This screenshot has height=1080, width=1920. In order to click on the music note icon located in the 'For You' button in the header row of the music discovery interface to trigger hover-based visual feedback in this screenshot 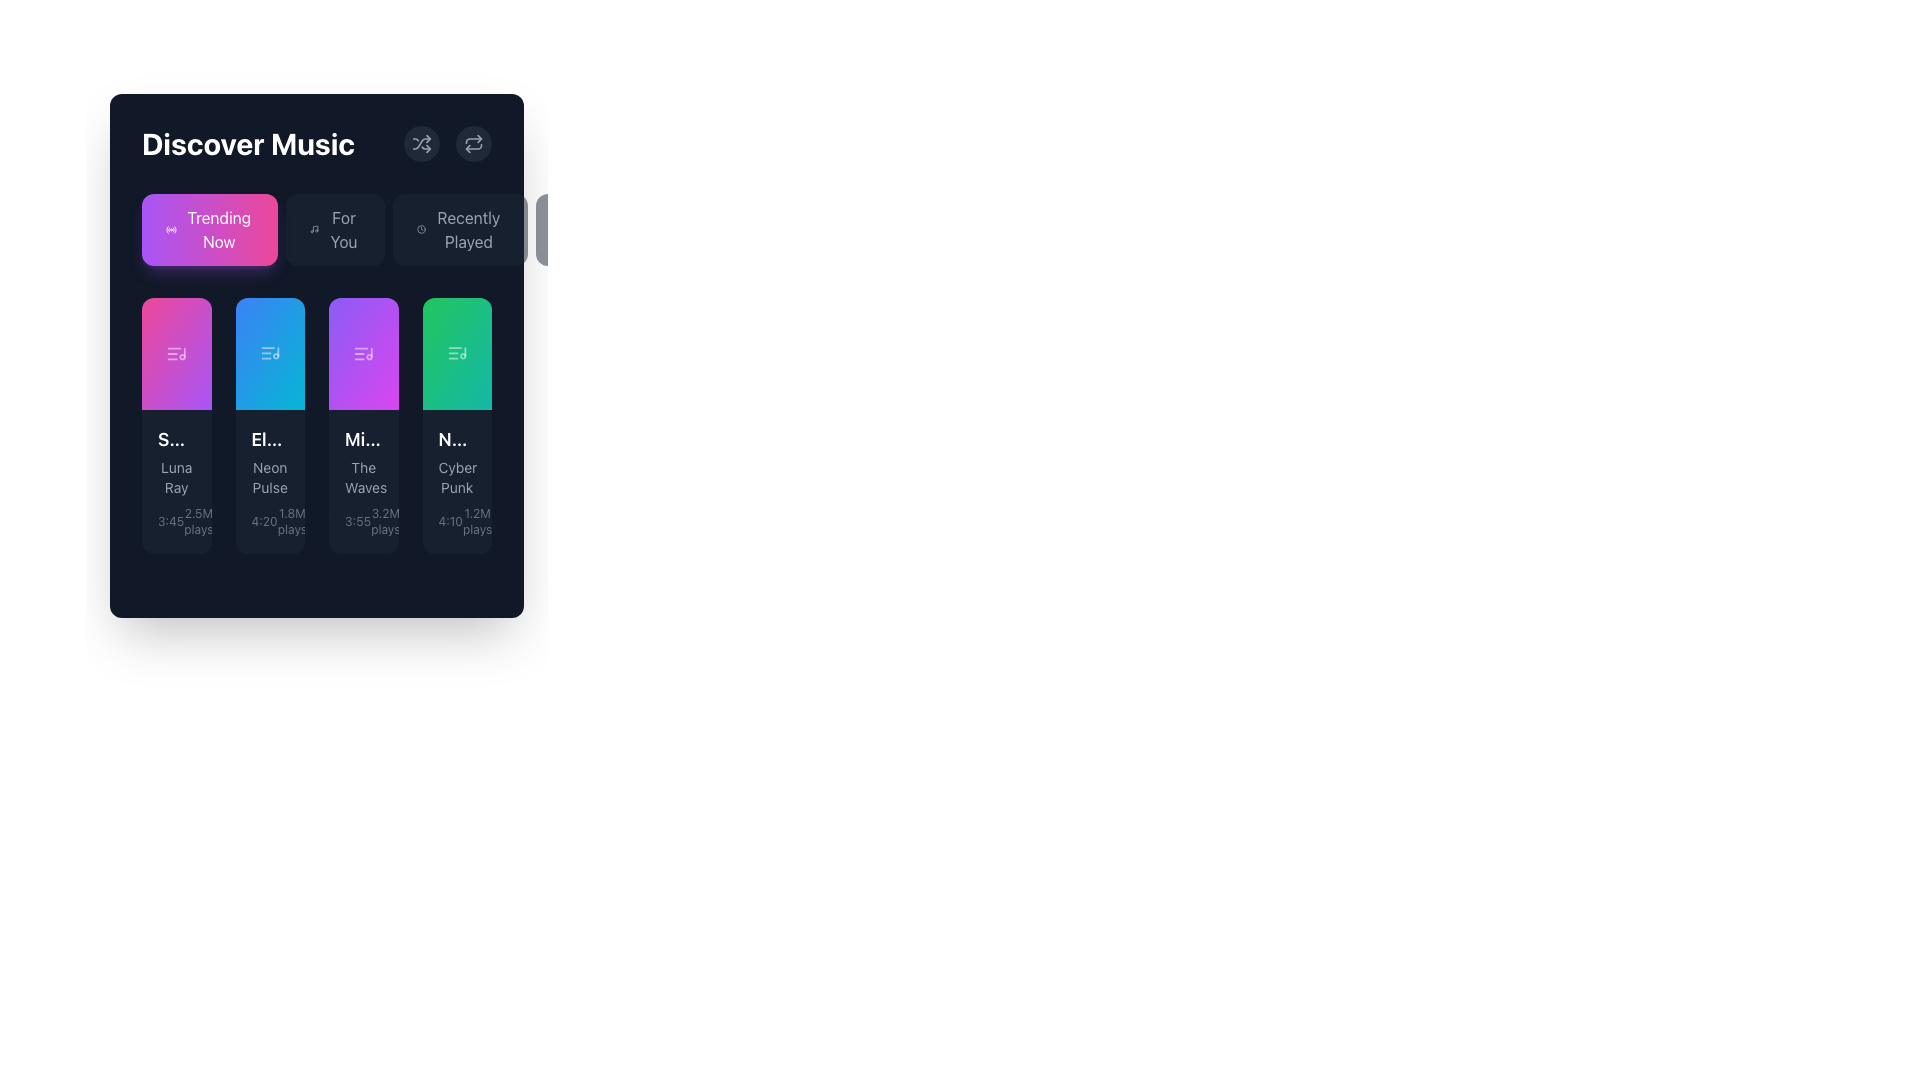, I will do `click(313, 229)`.